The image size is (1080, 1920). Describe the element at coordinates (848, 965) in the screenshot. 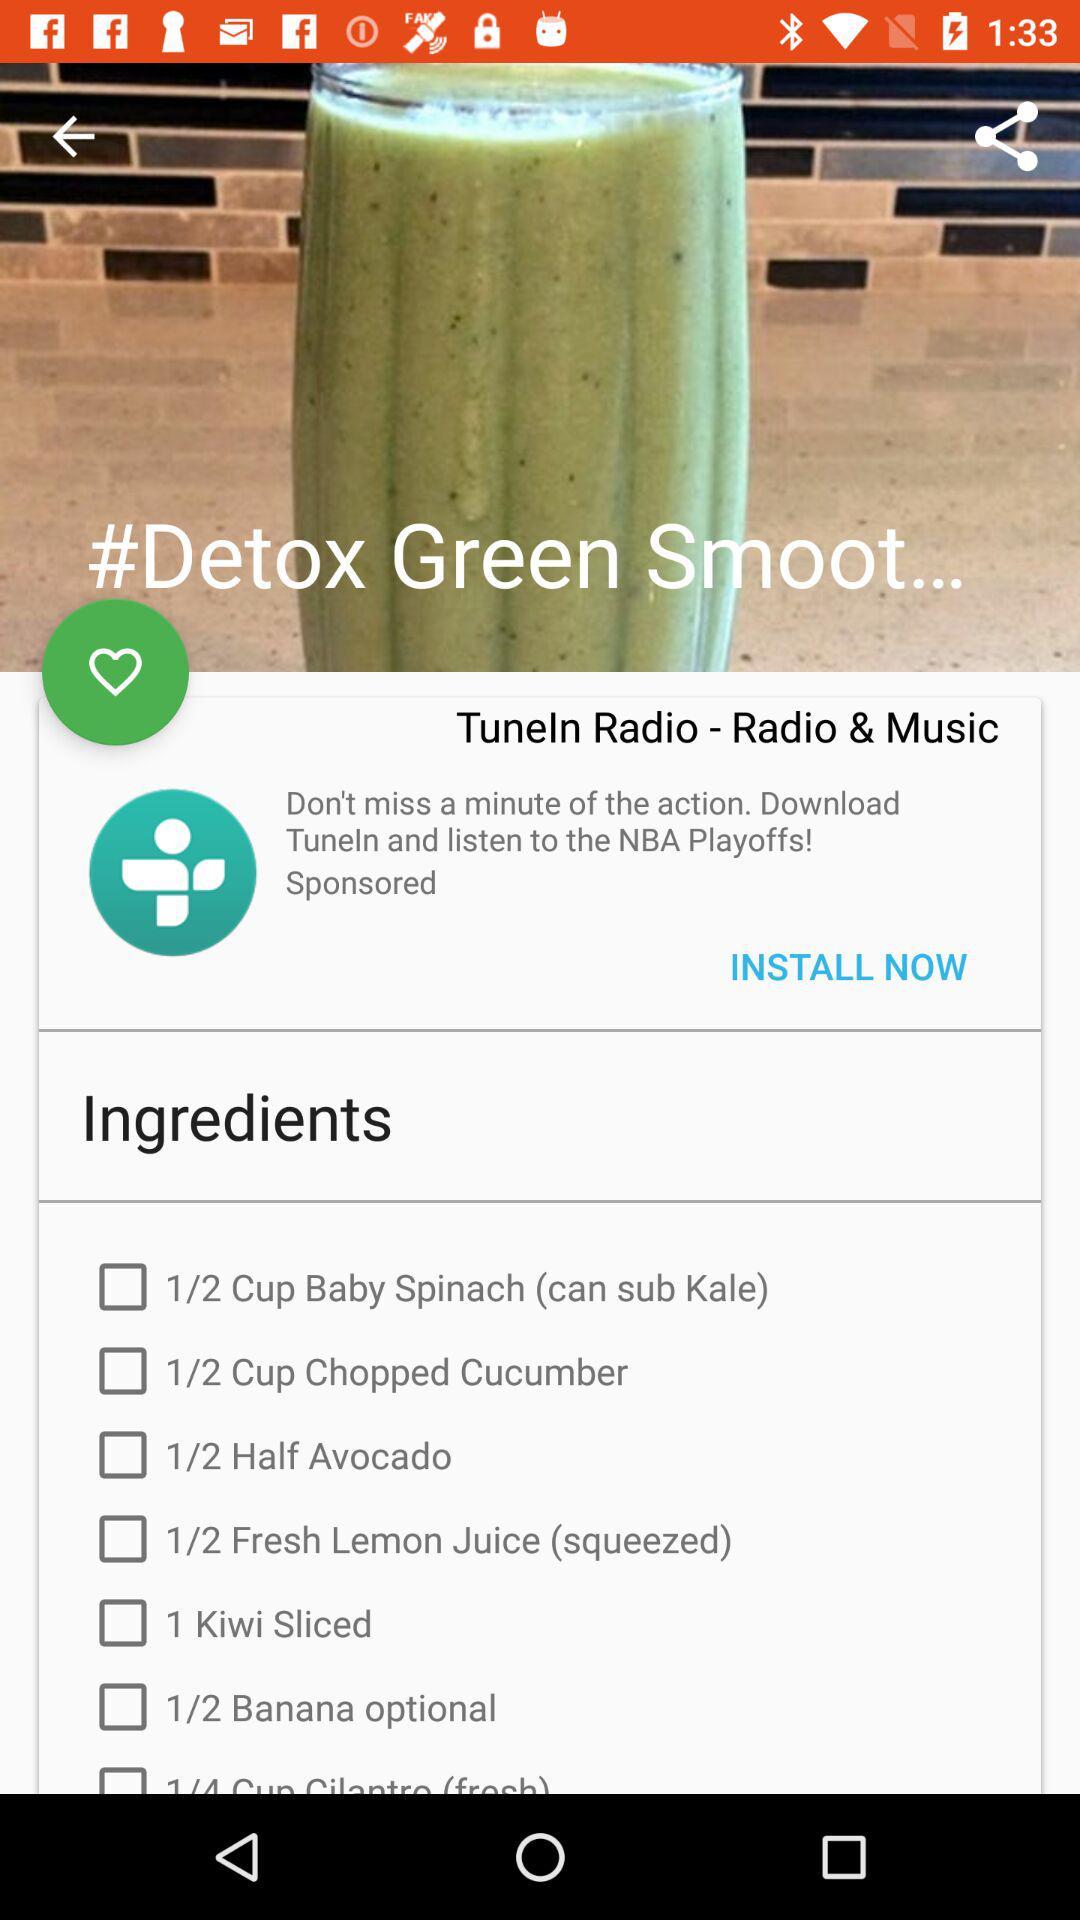

I see `item to the right of sponsored icon` at that location.